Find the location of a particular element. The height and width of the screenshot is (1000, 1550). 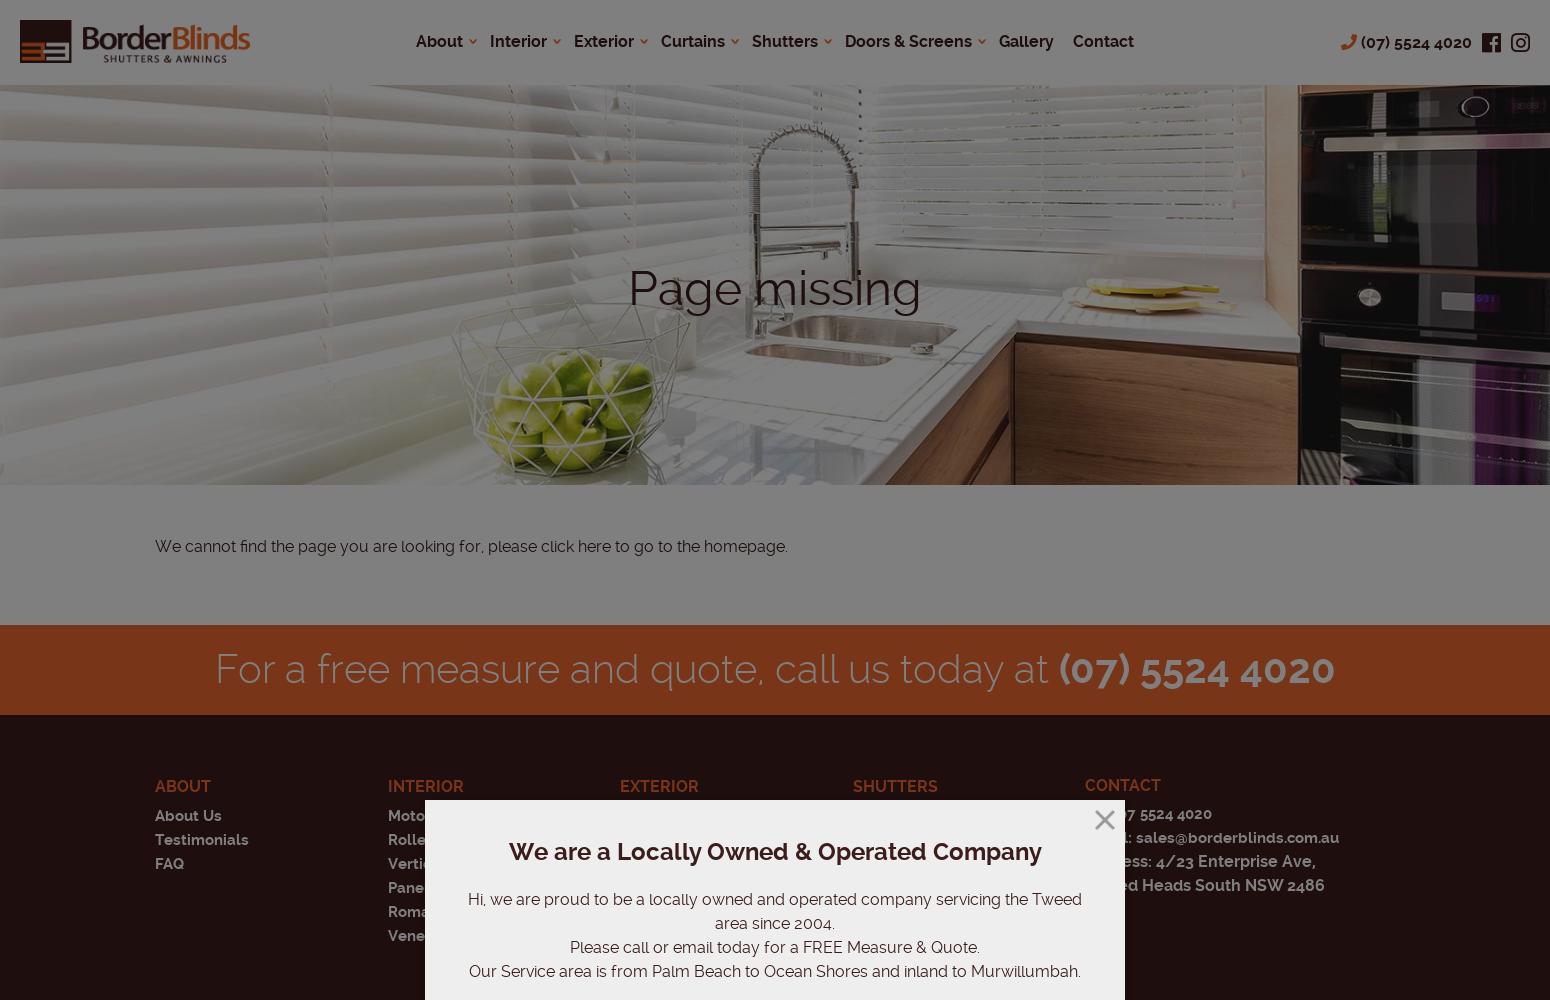

'FAQ' is located at coordinates (168, 863).